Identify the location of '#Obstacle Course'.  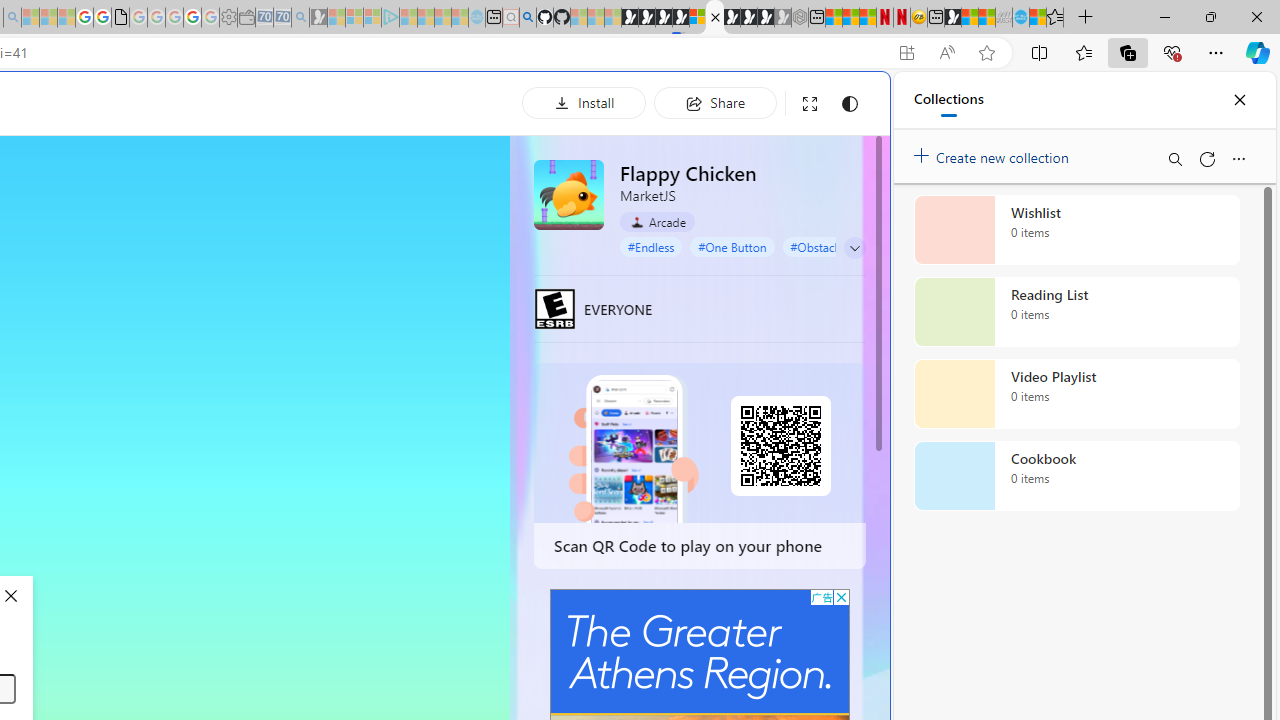
(837, 245).